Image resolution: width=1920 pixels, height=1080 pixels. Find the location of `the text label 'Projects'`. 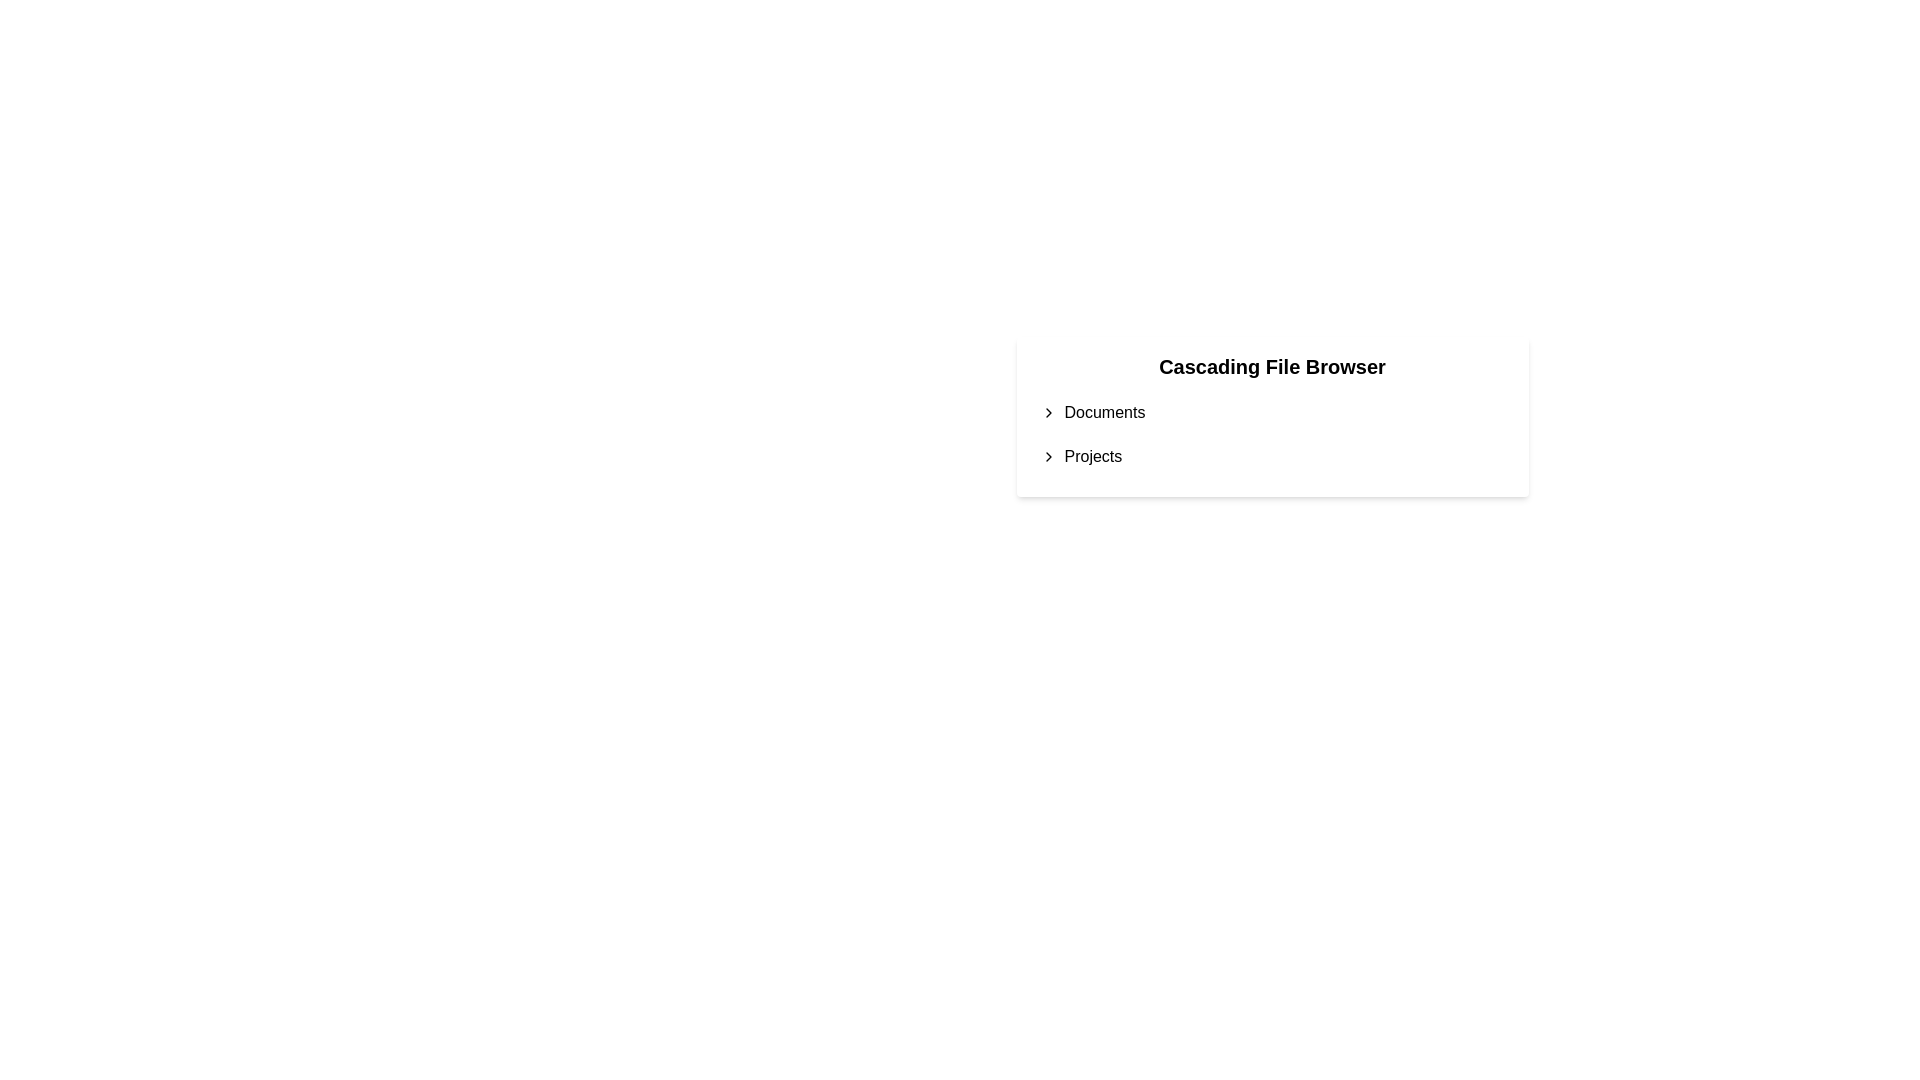

the text label 'Projects' is located at coordinates (1092, 456).